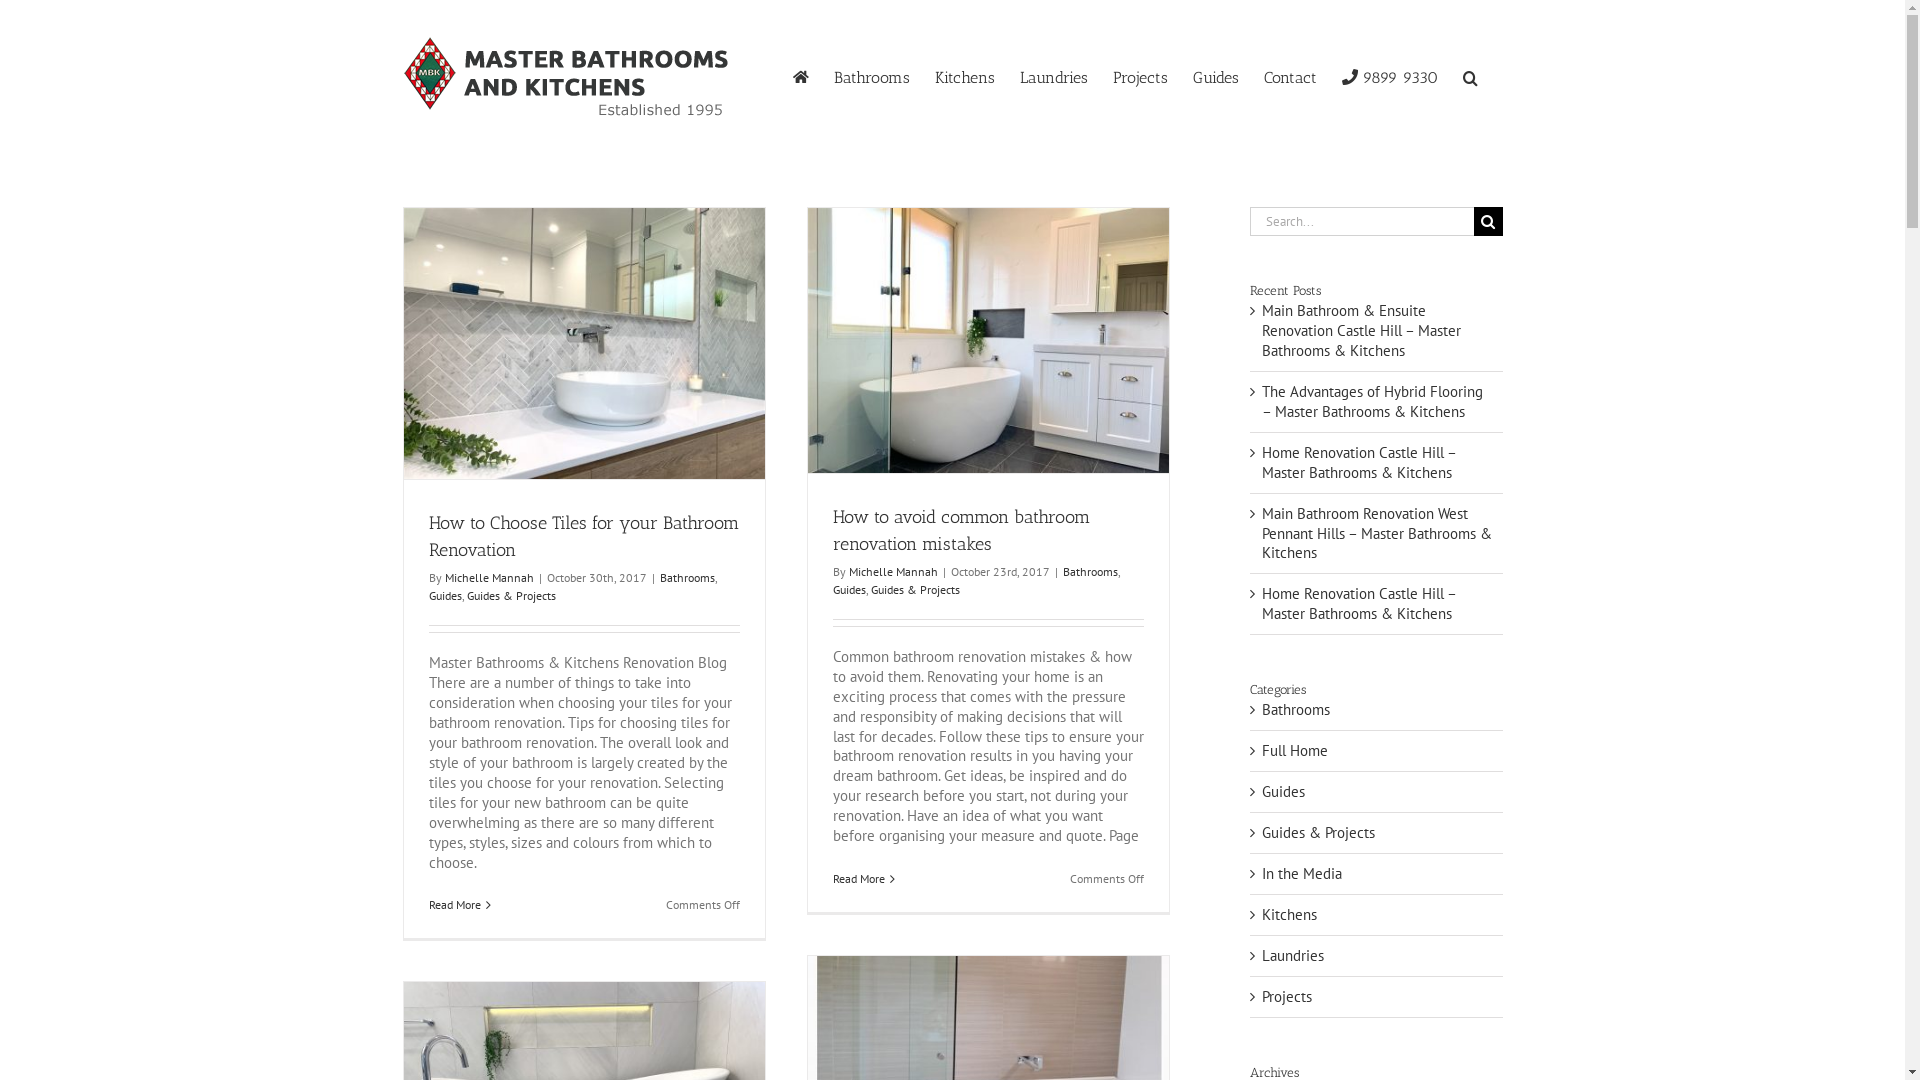 This screenshot has height=1080, width=1920. What do you see at coordinates (687, 577) in the screenshot?
I see `'Bathrooms'` at bounding box center [687, 577].